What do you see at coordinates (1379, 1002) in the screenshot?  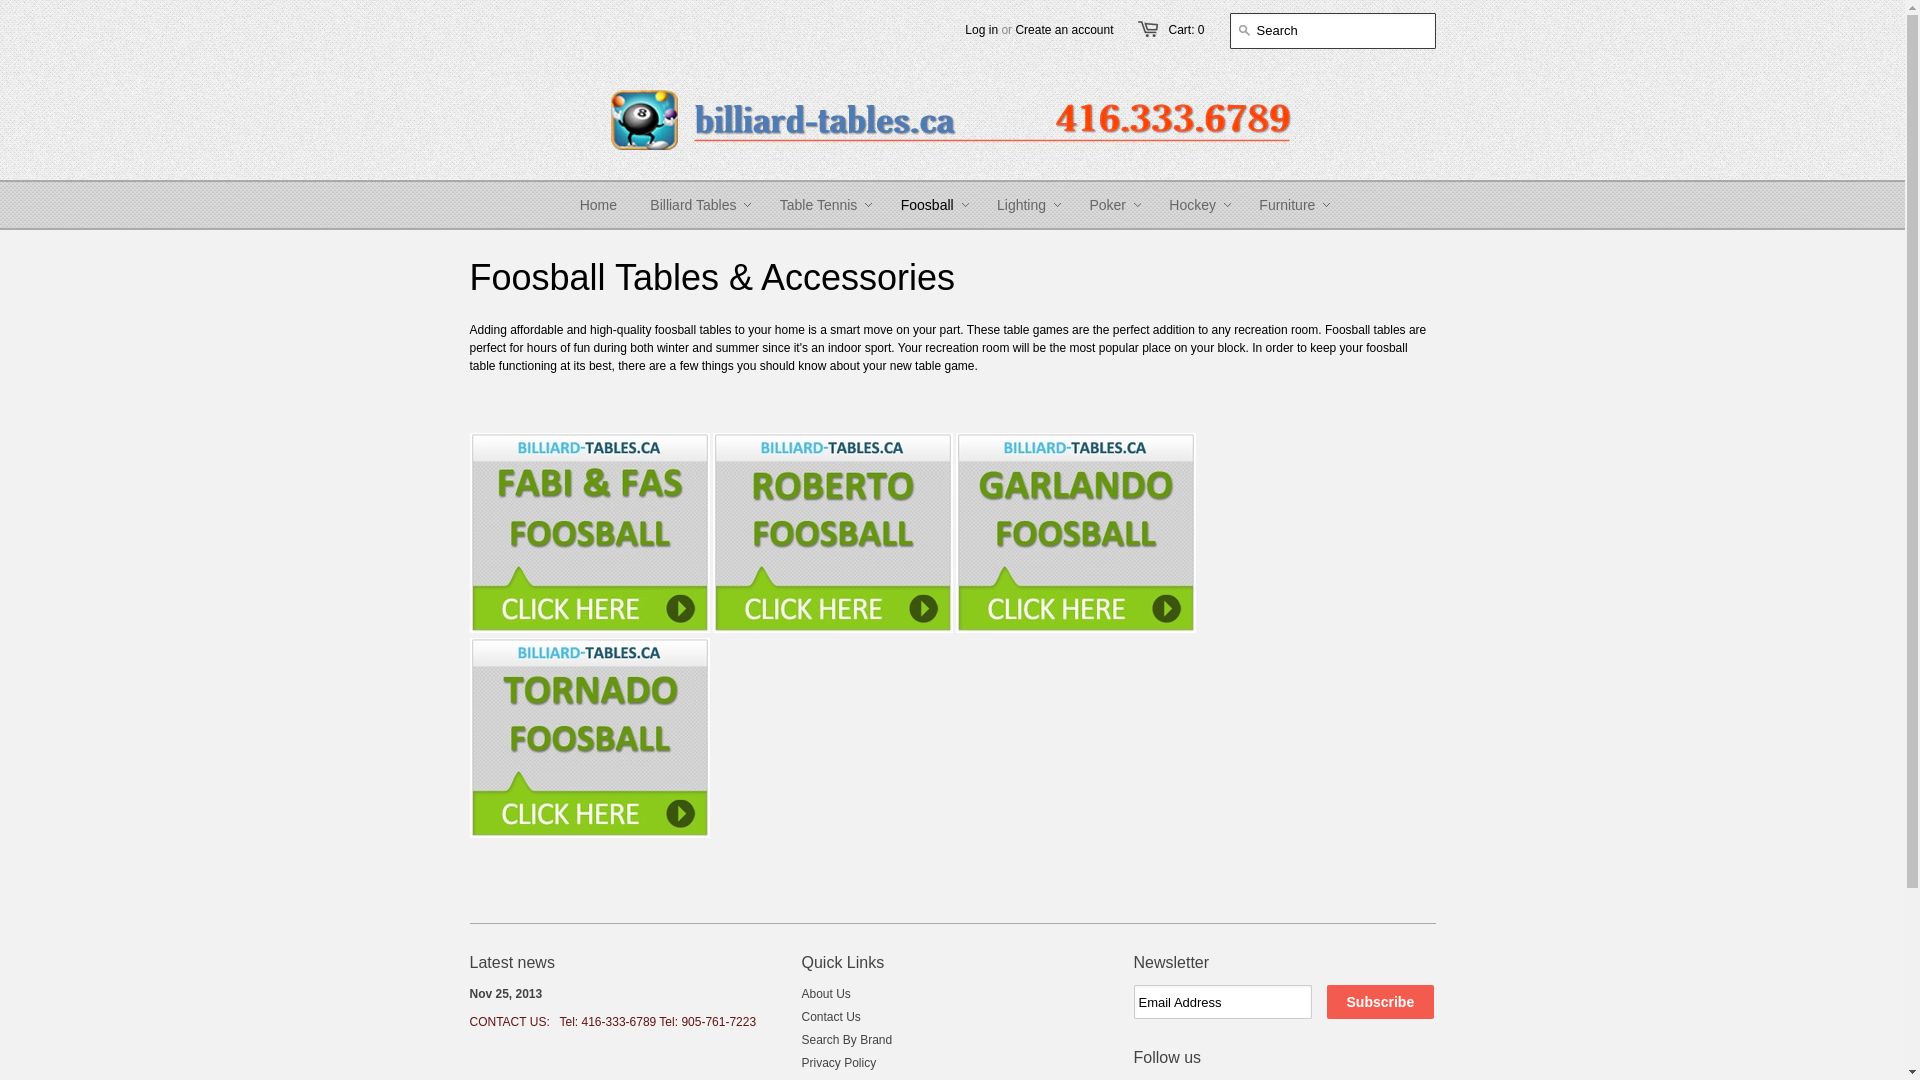 I see `'Subscribe'` at bounding box center [1379, 1002].